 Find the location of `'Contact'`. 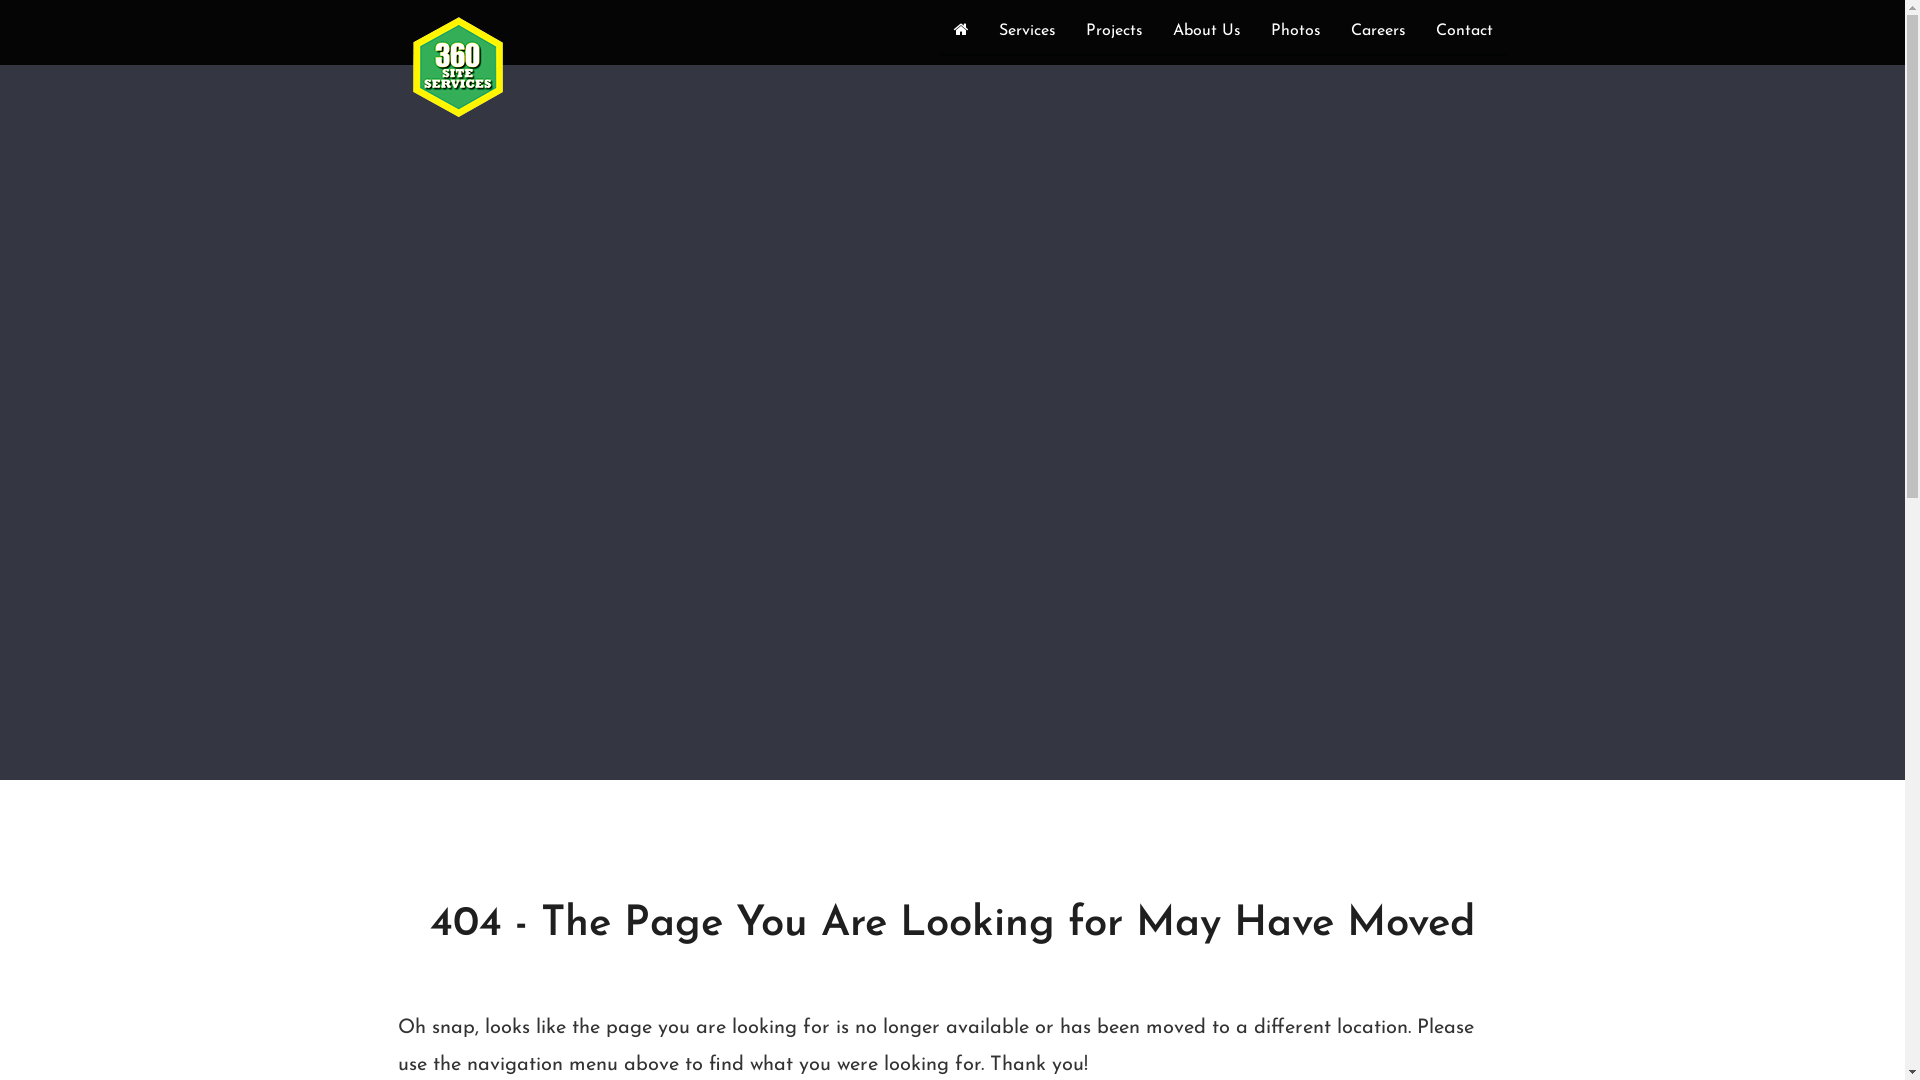

'Contact' is located at coordinates (1463, 33).